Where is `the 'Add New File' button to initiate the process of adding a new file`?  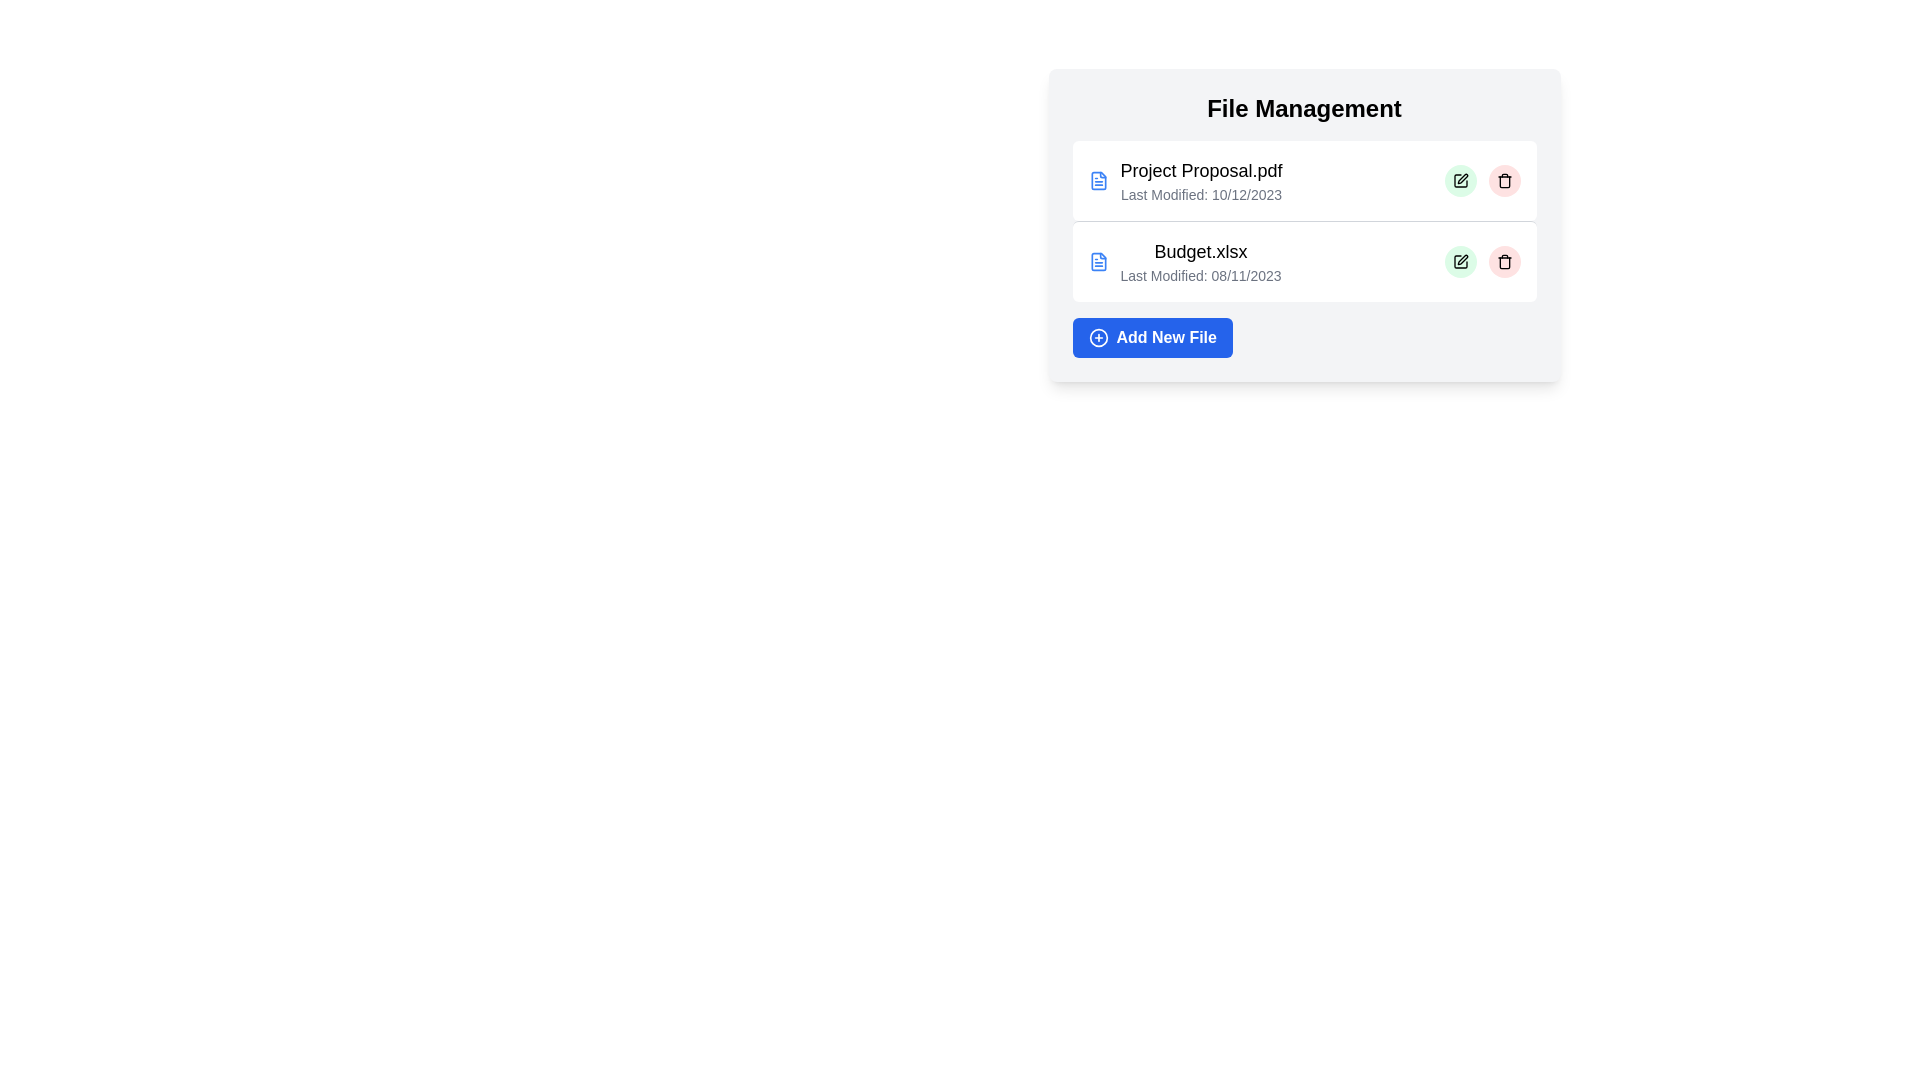 the 'Add New File' button to initiate the process of adding a new file is located at coordinates (1152, 337).